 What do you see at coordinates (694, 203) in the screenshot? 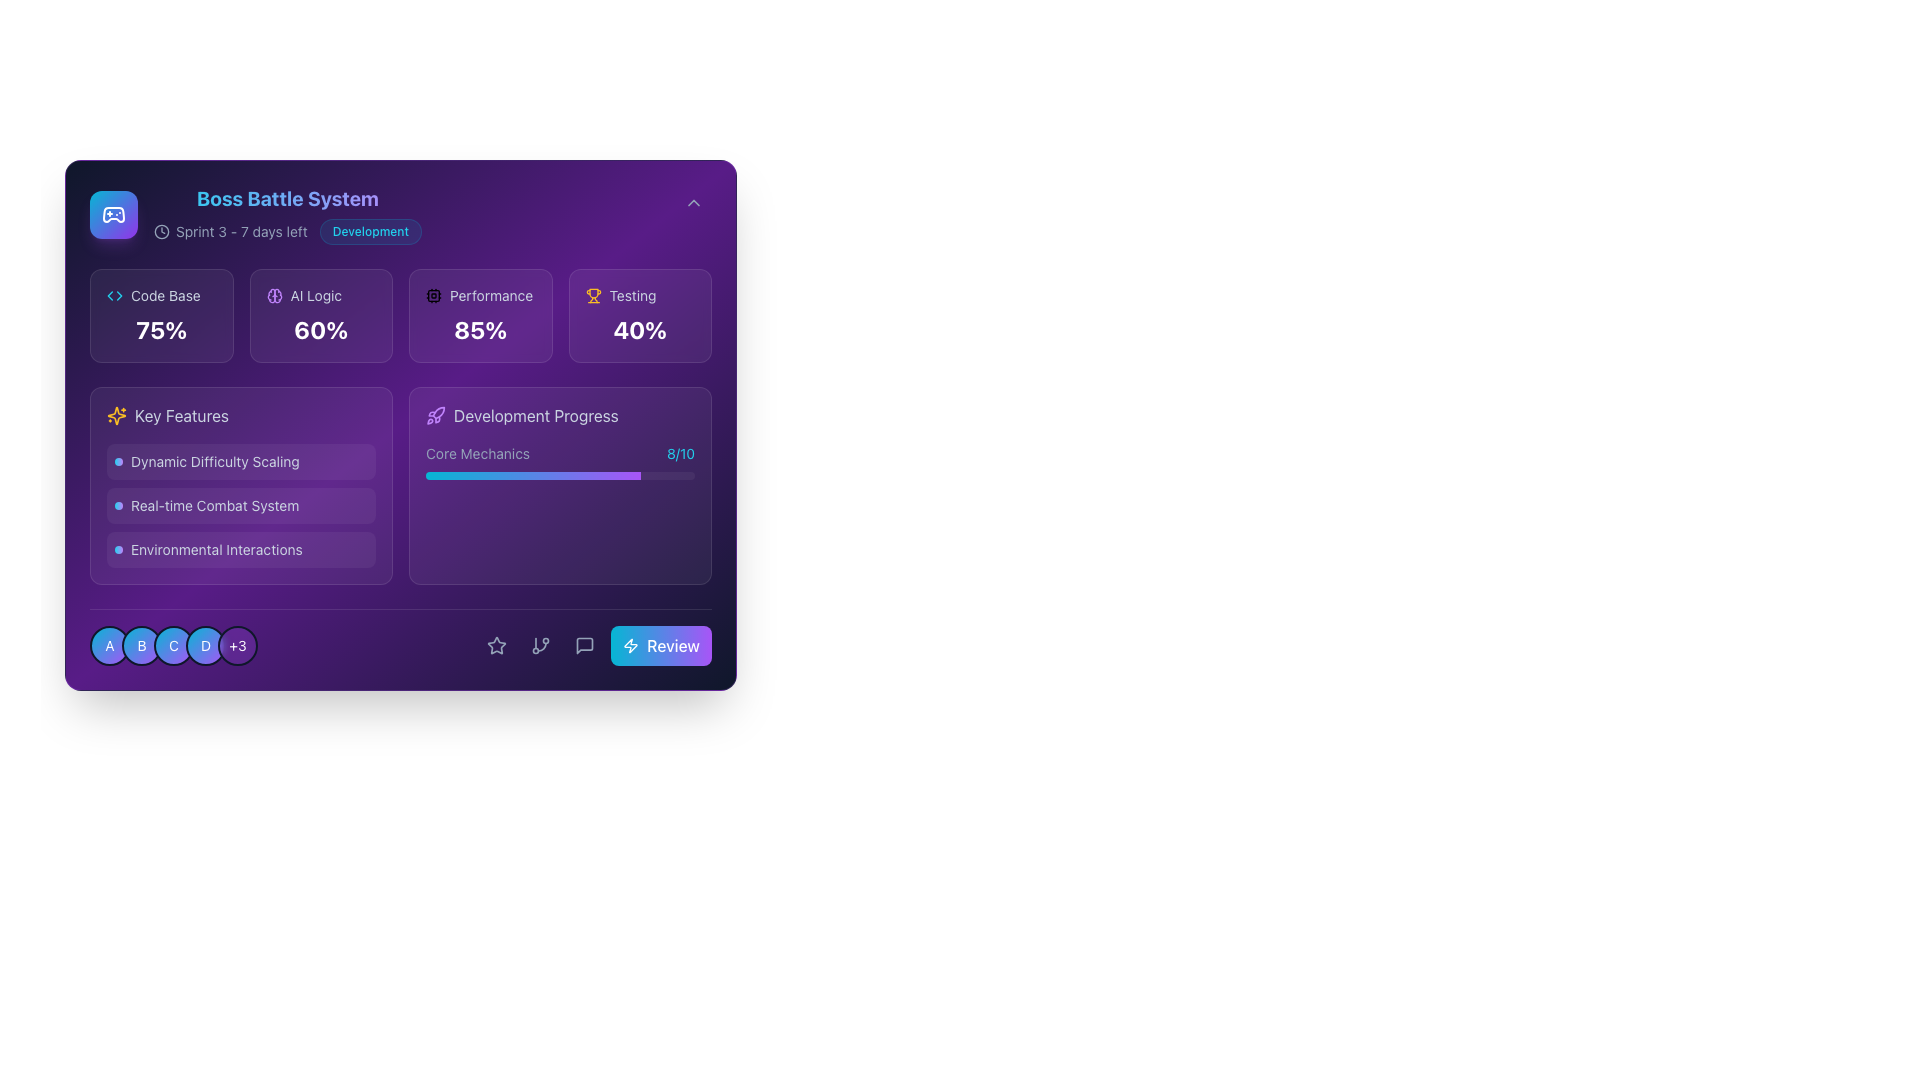
I see `the chevron-down icon in the top-right corner of the purple-themed interface, which indicates a toggle state and is styled to rotate upwards` at bounding box center [694, 203].